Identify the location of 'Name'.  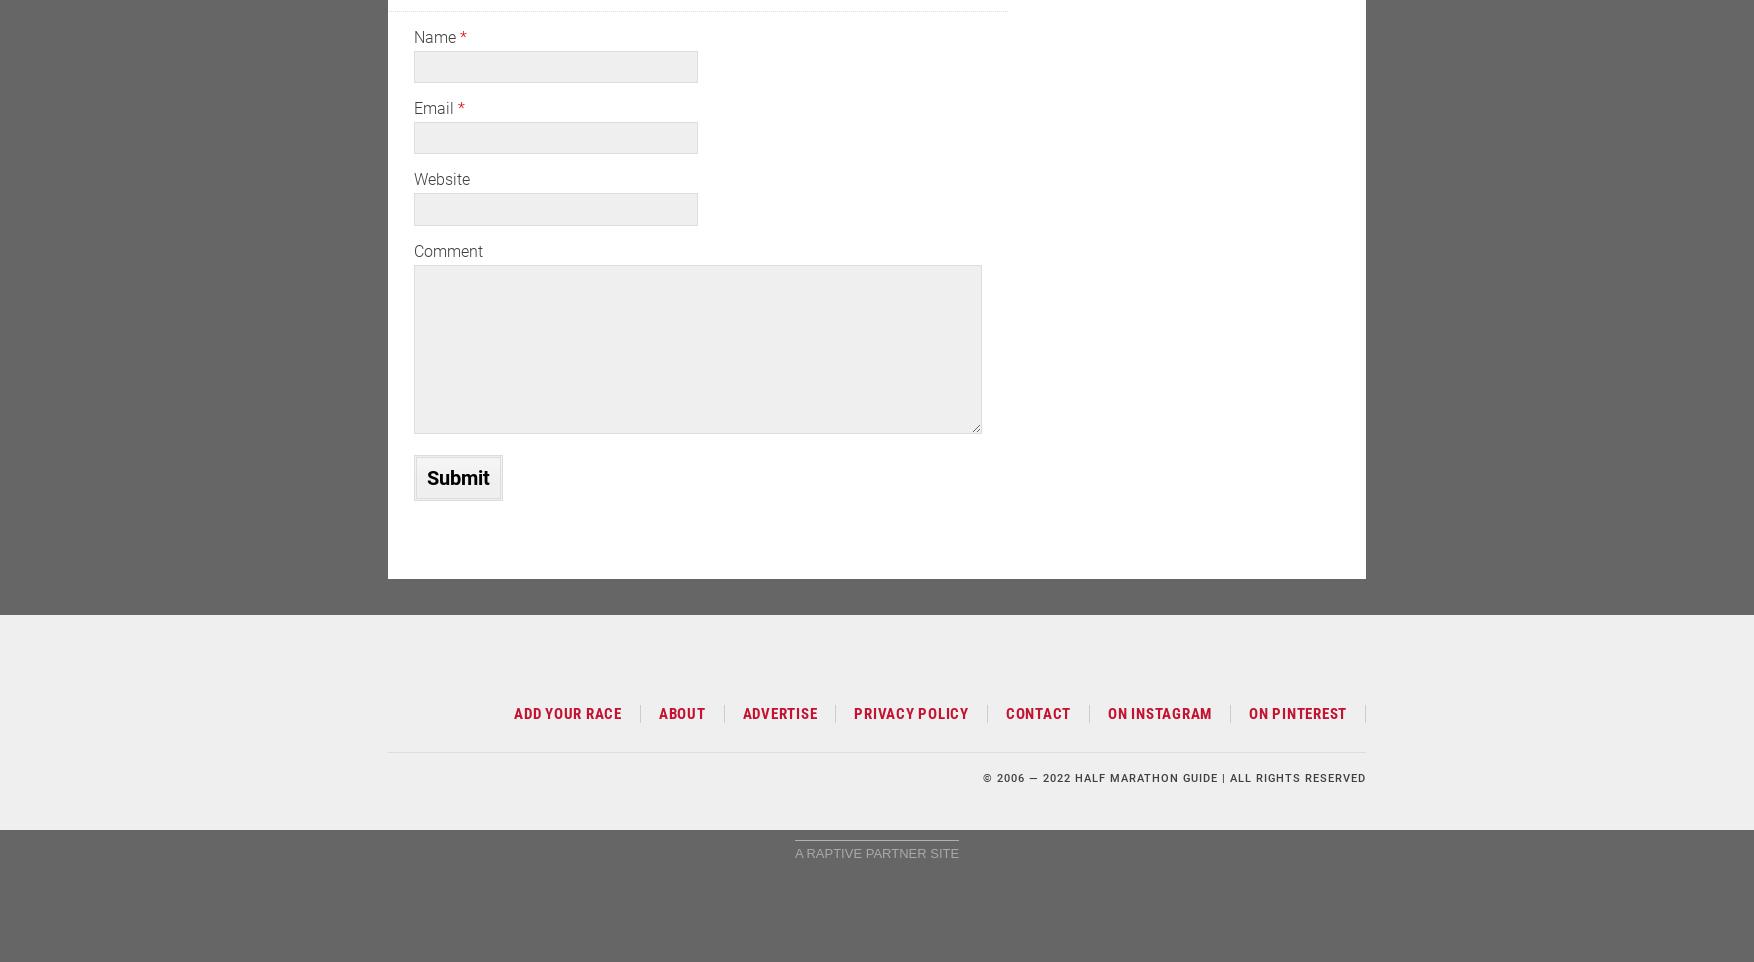
(436, 36).